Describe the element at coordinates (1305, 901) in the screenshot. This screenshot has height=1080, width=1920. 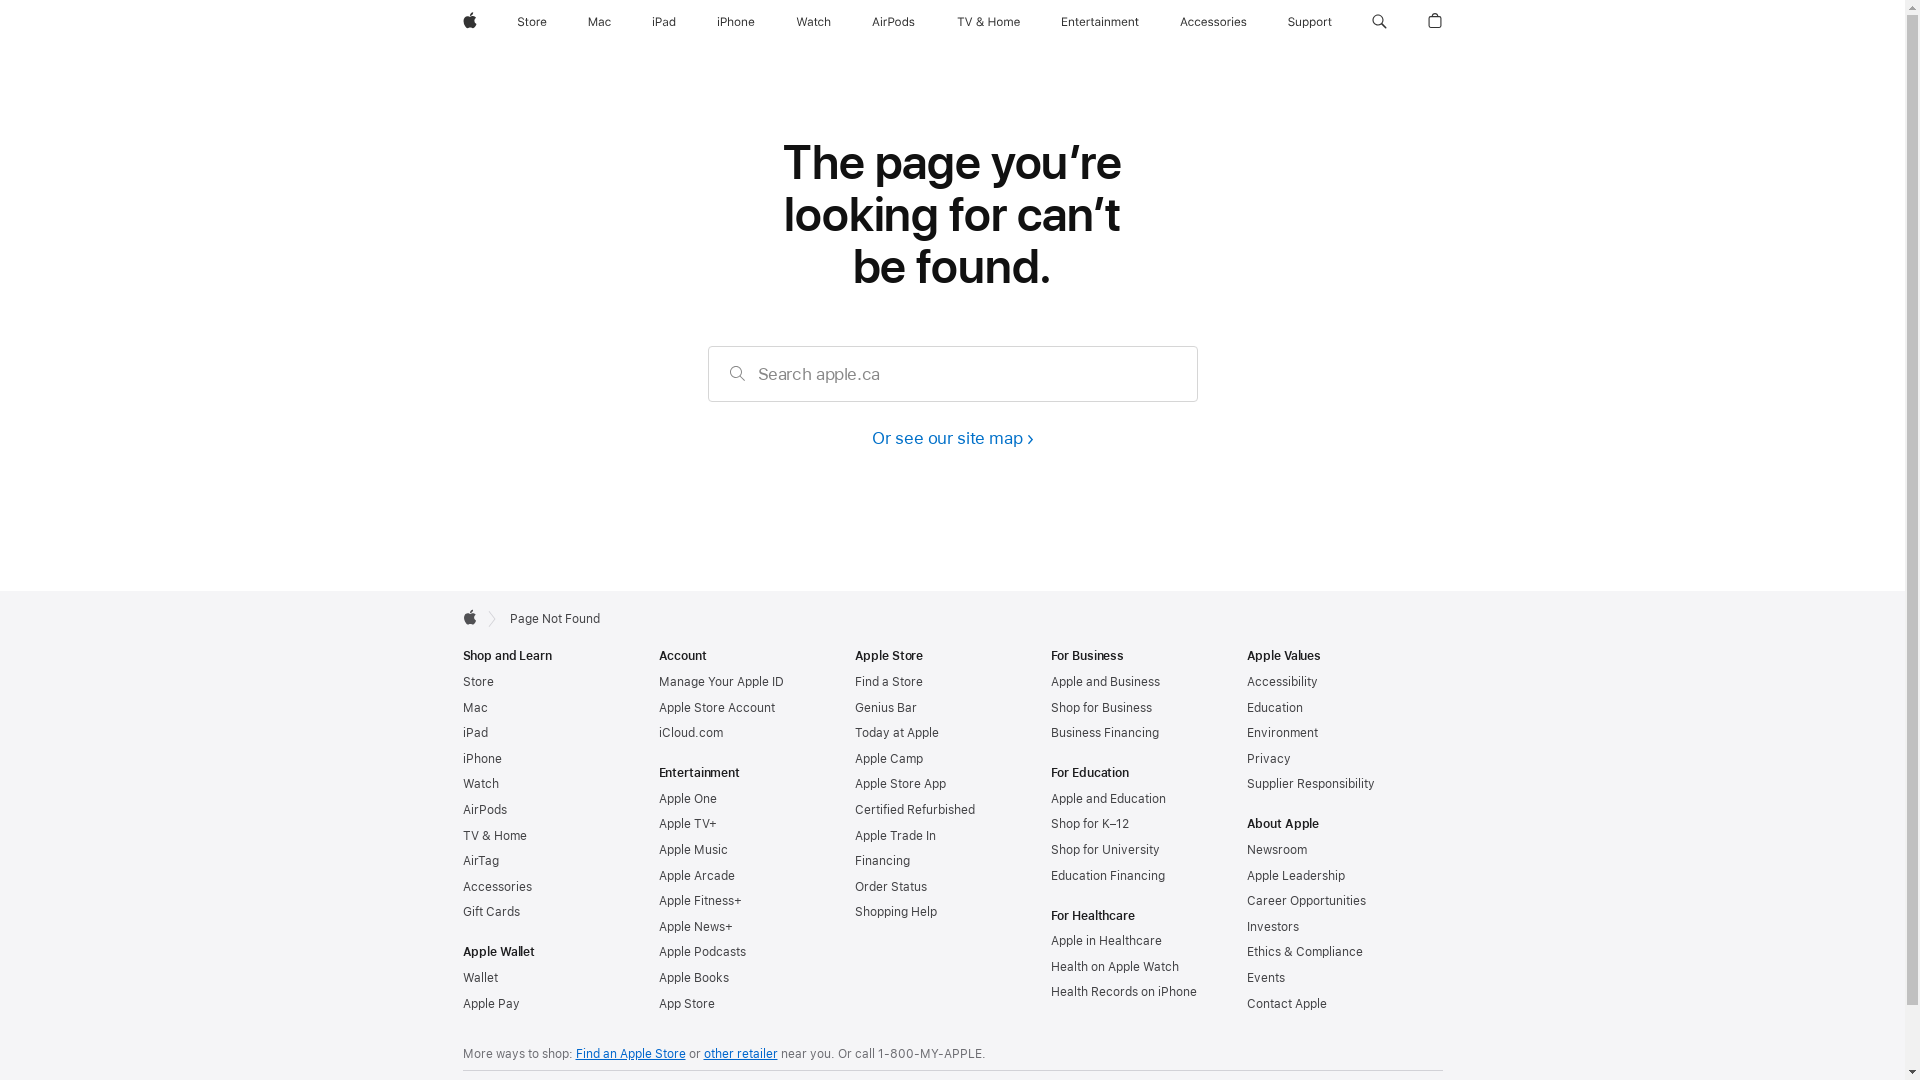
I see `'Career Opportunities'` at that location.